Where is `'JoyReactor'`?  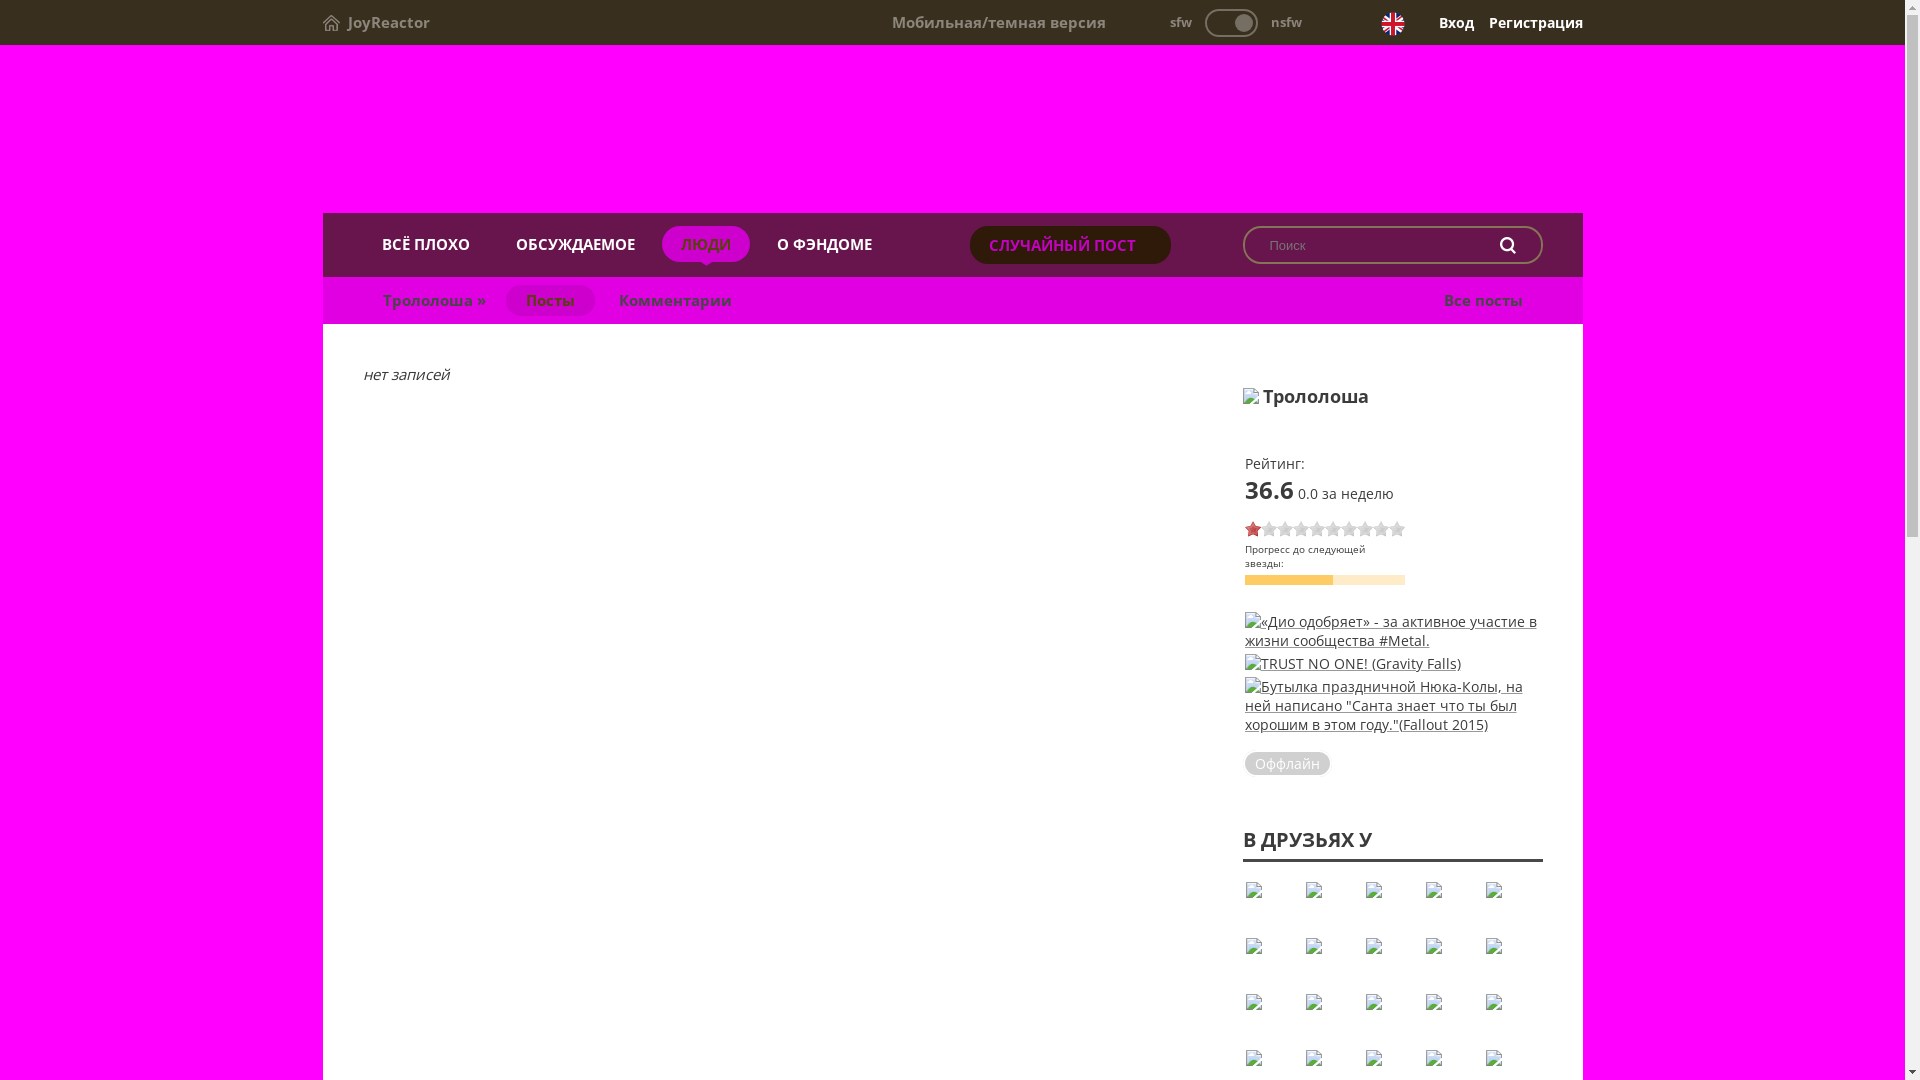
'JoyReactor' is located at coordinates (321, 22).